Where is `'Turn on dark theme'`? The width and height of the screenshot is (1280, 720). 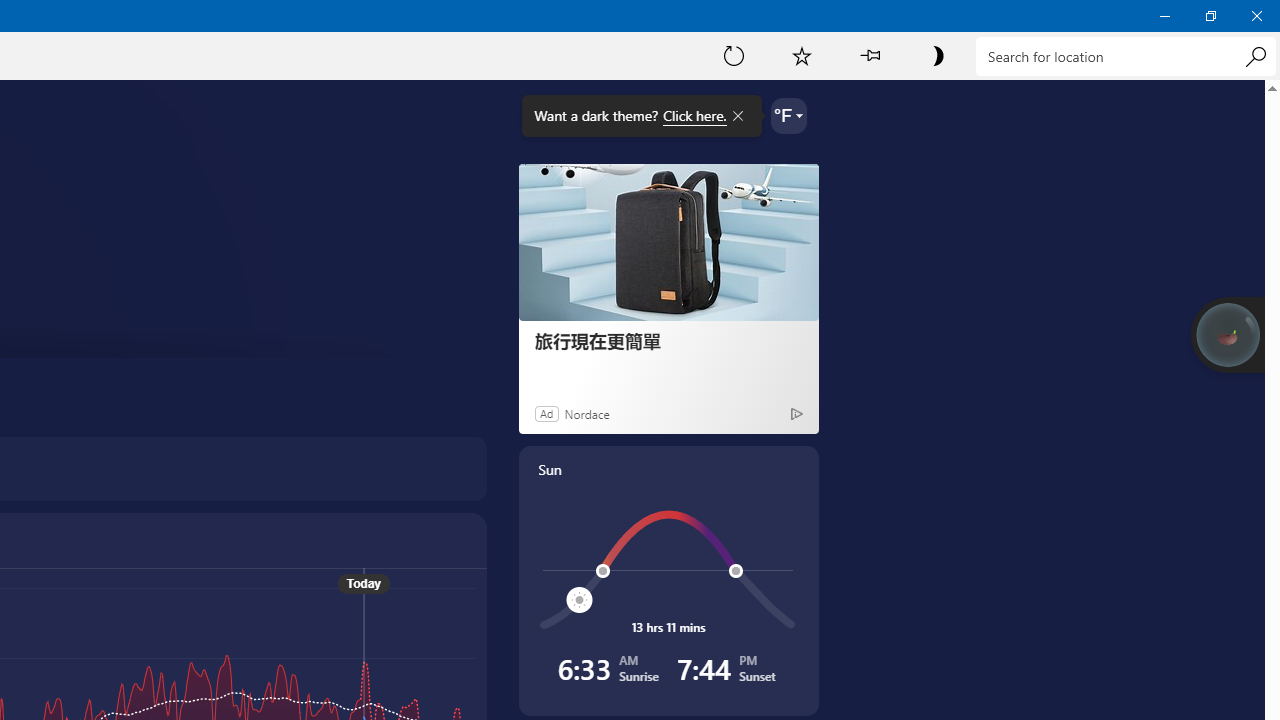 'Turn on dark theme' is located at coordinates (936, 54).